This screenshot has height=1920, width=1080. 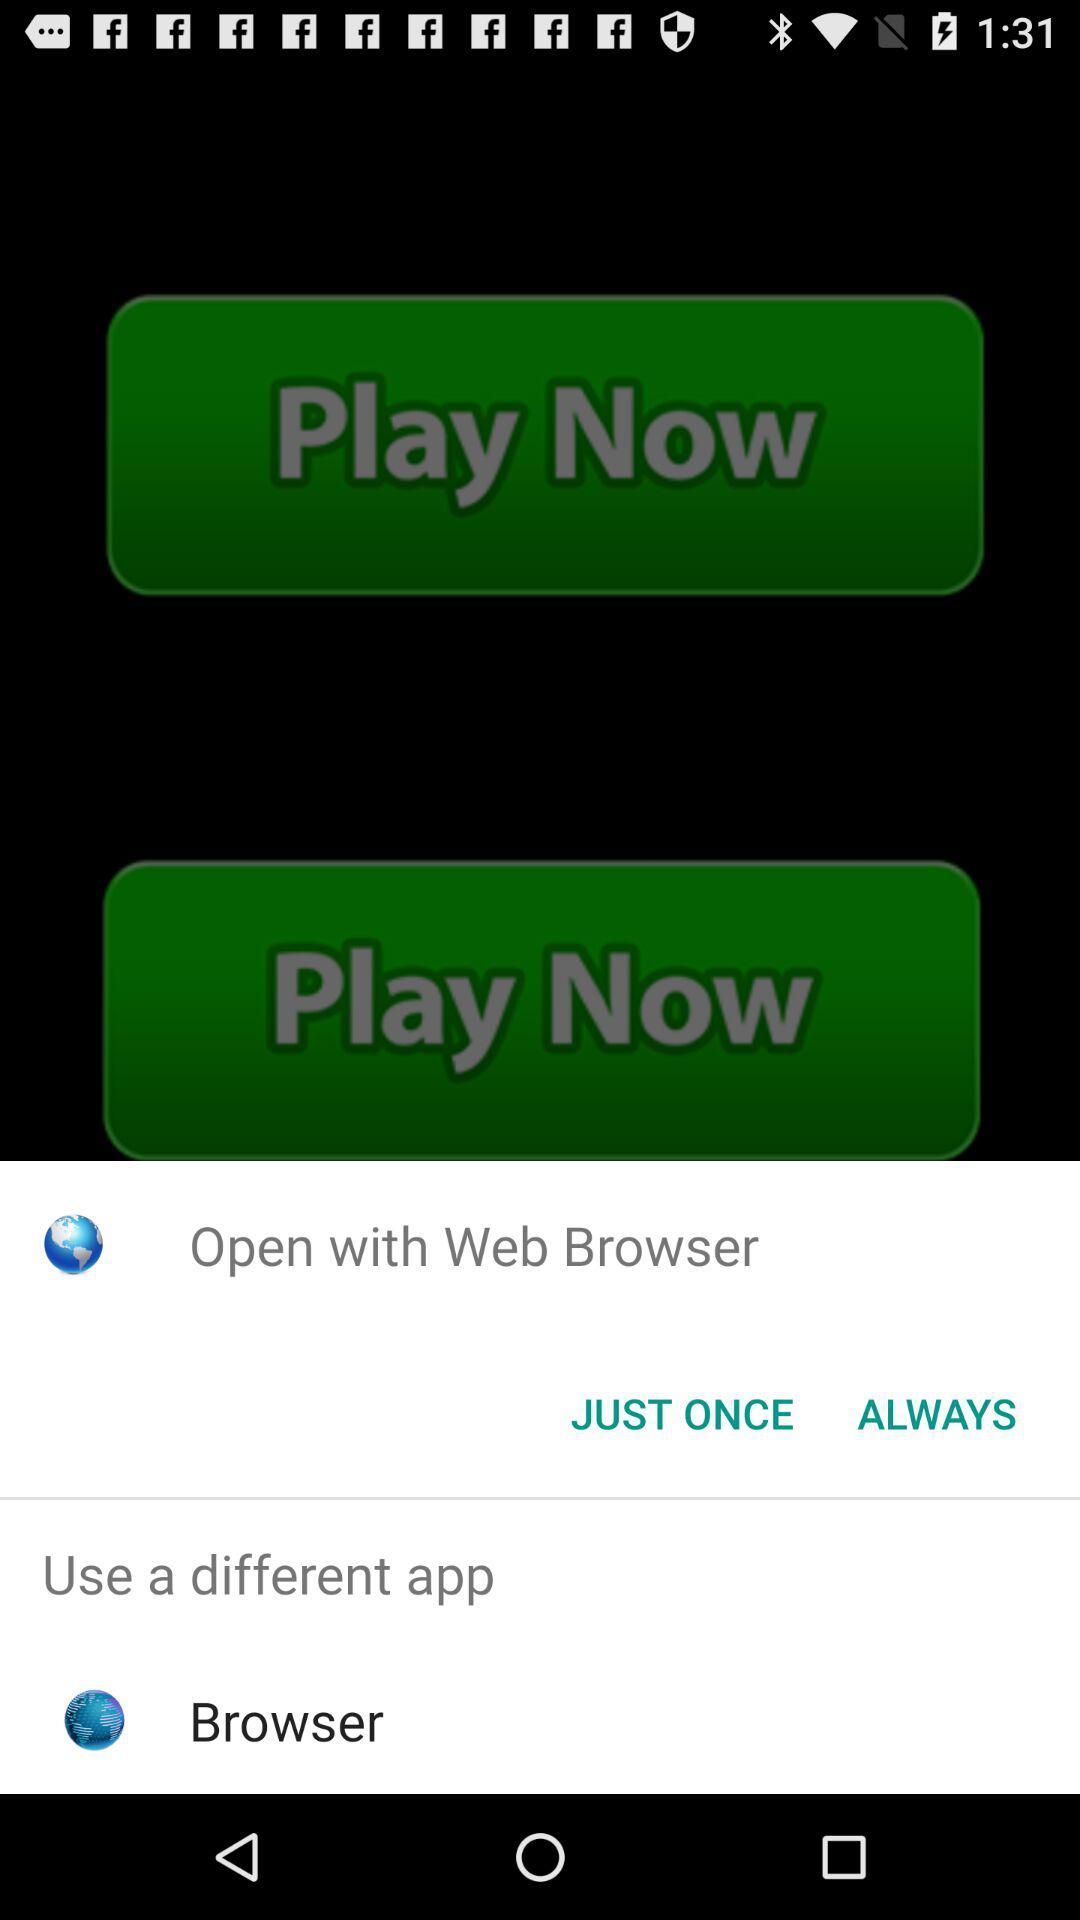 What do you see at coordinates (681, 1411) in the screenshot?
I see `the just once button` at bounding box center [681, 1411].